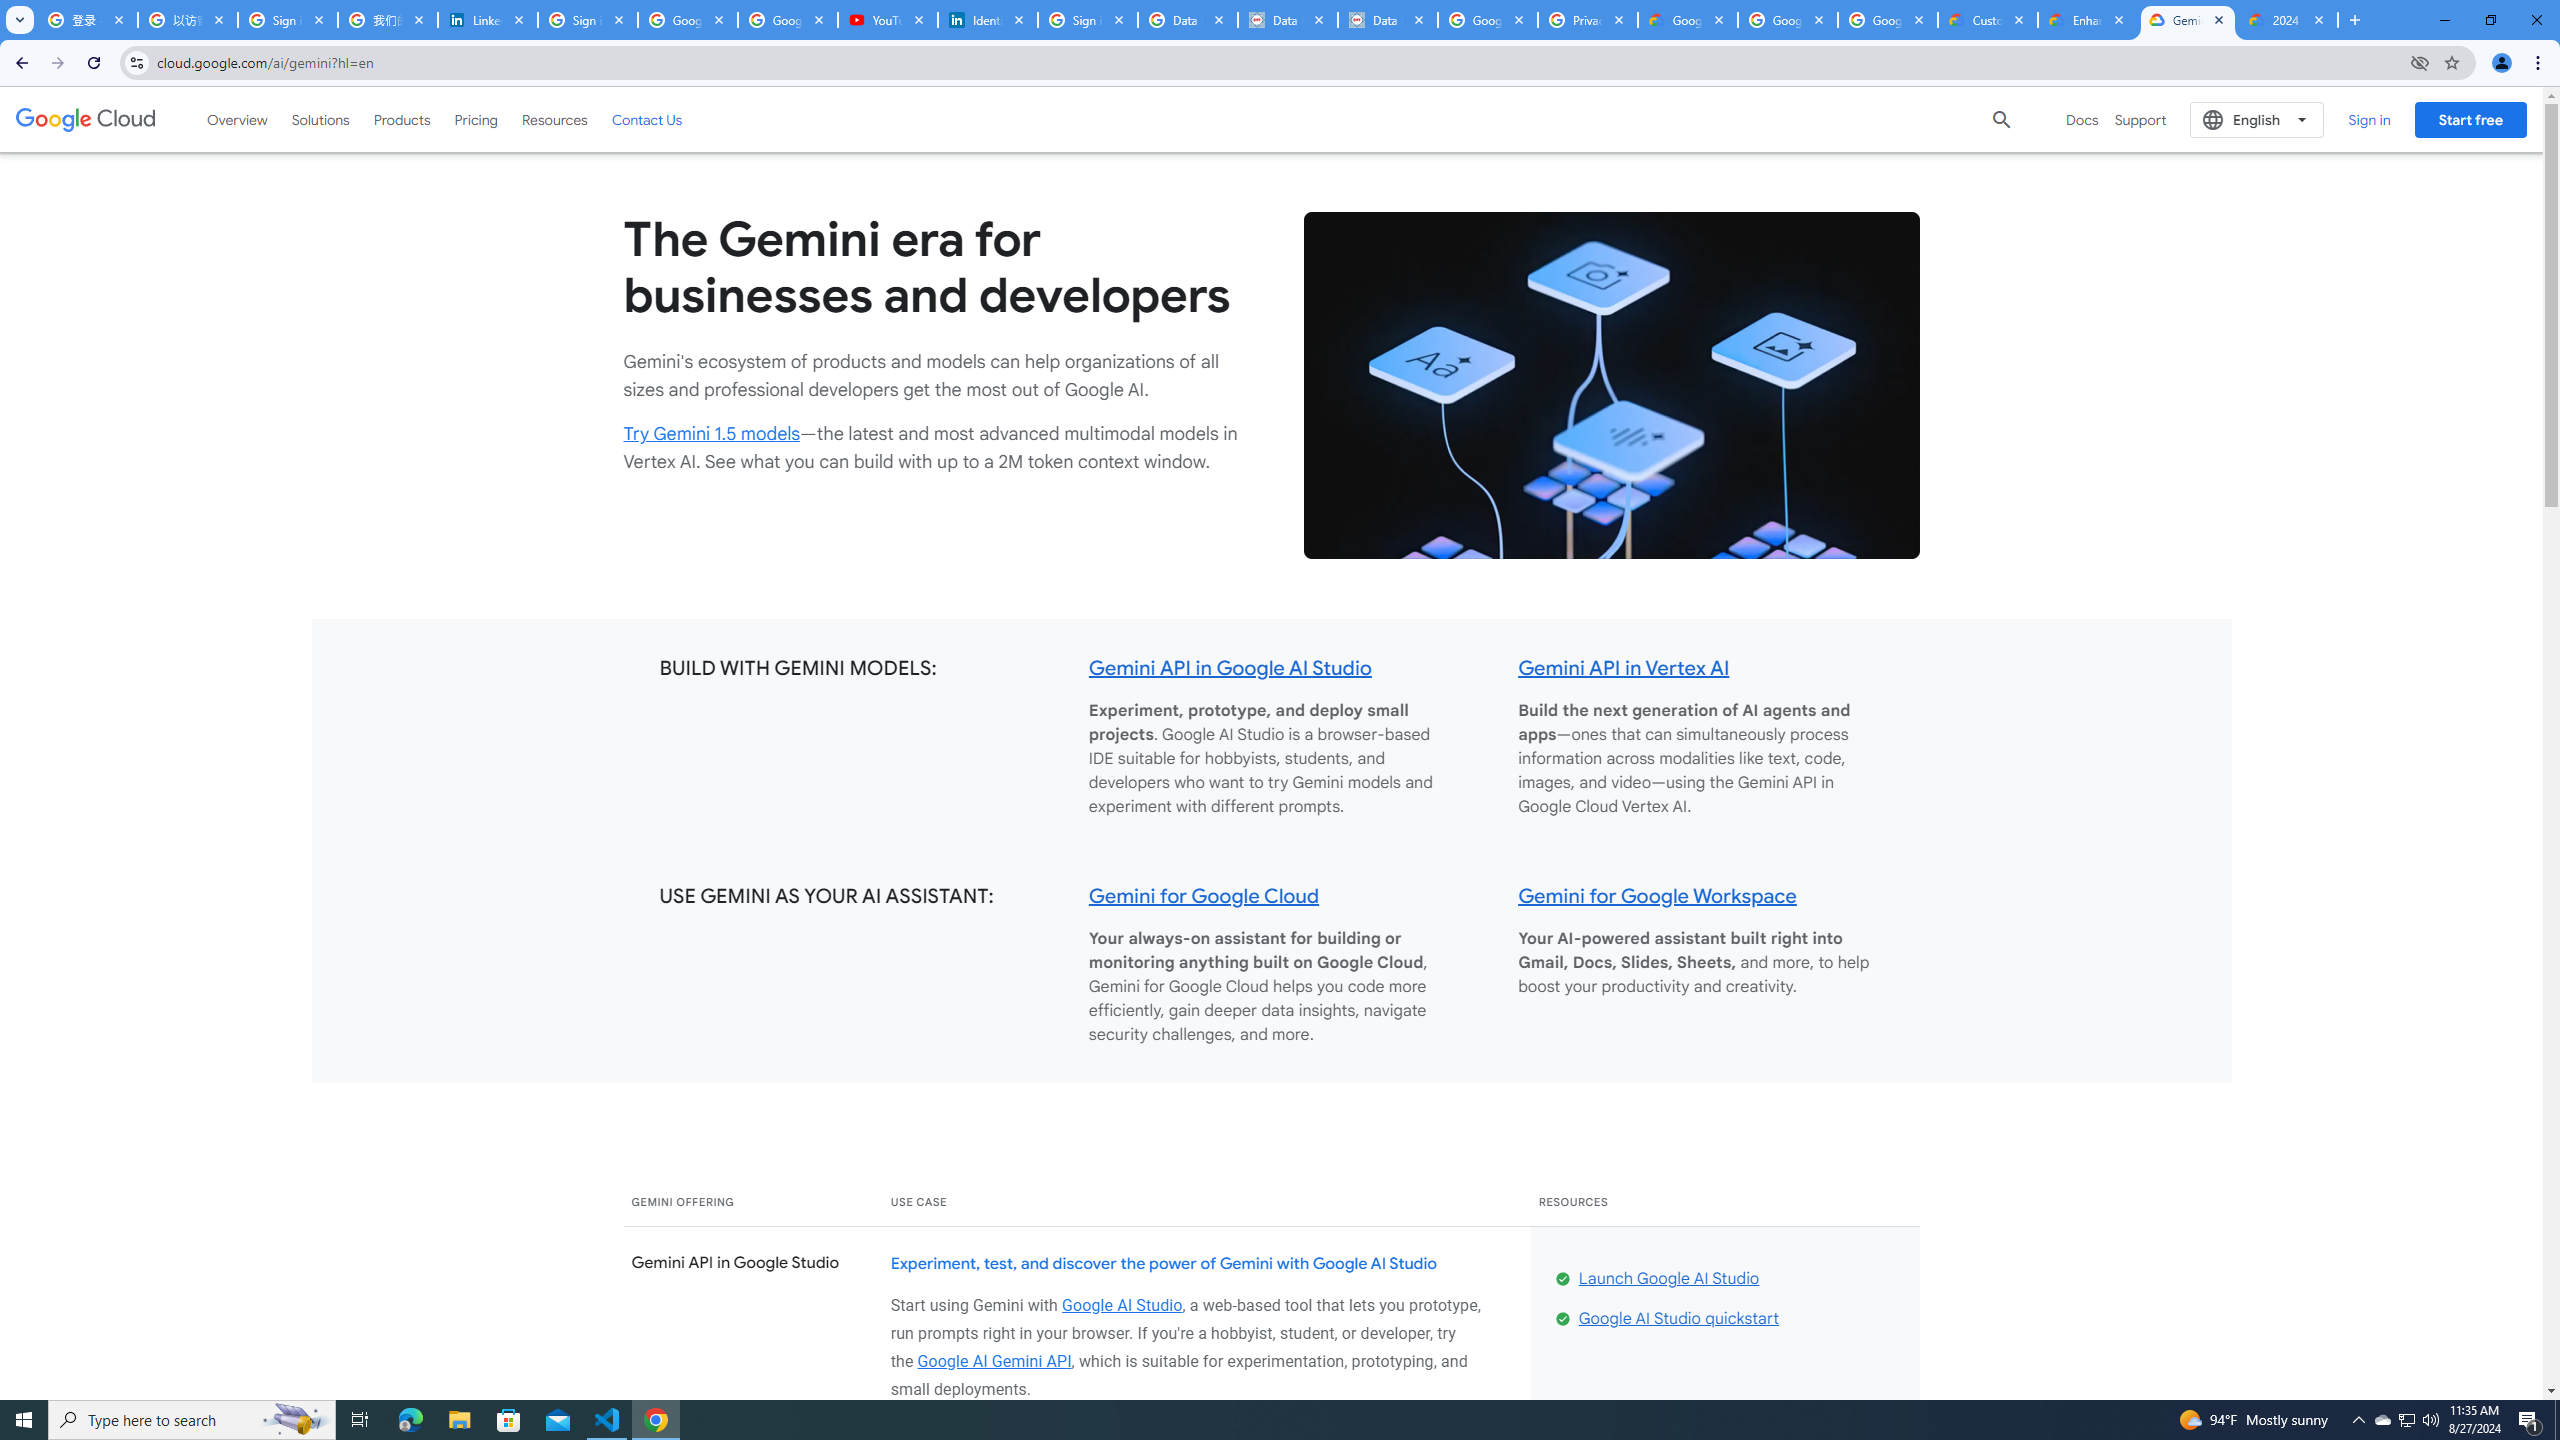 The height and width of the screenshot is (1440, 2560). What do you see at coordinates (476, 118) in the screenshot?
I see `'Pricing'` at bounding box center [476, 118].